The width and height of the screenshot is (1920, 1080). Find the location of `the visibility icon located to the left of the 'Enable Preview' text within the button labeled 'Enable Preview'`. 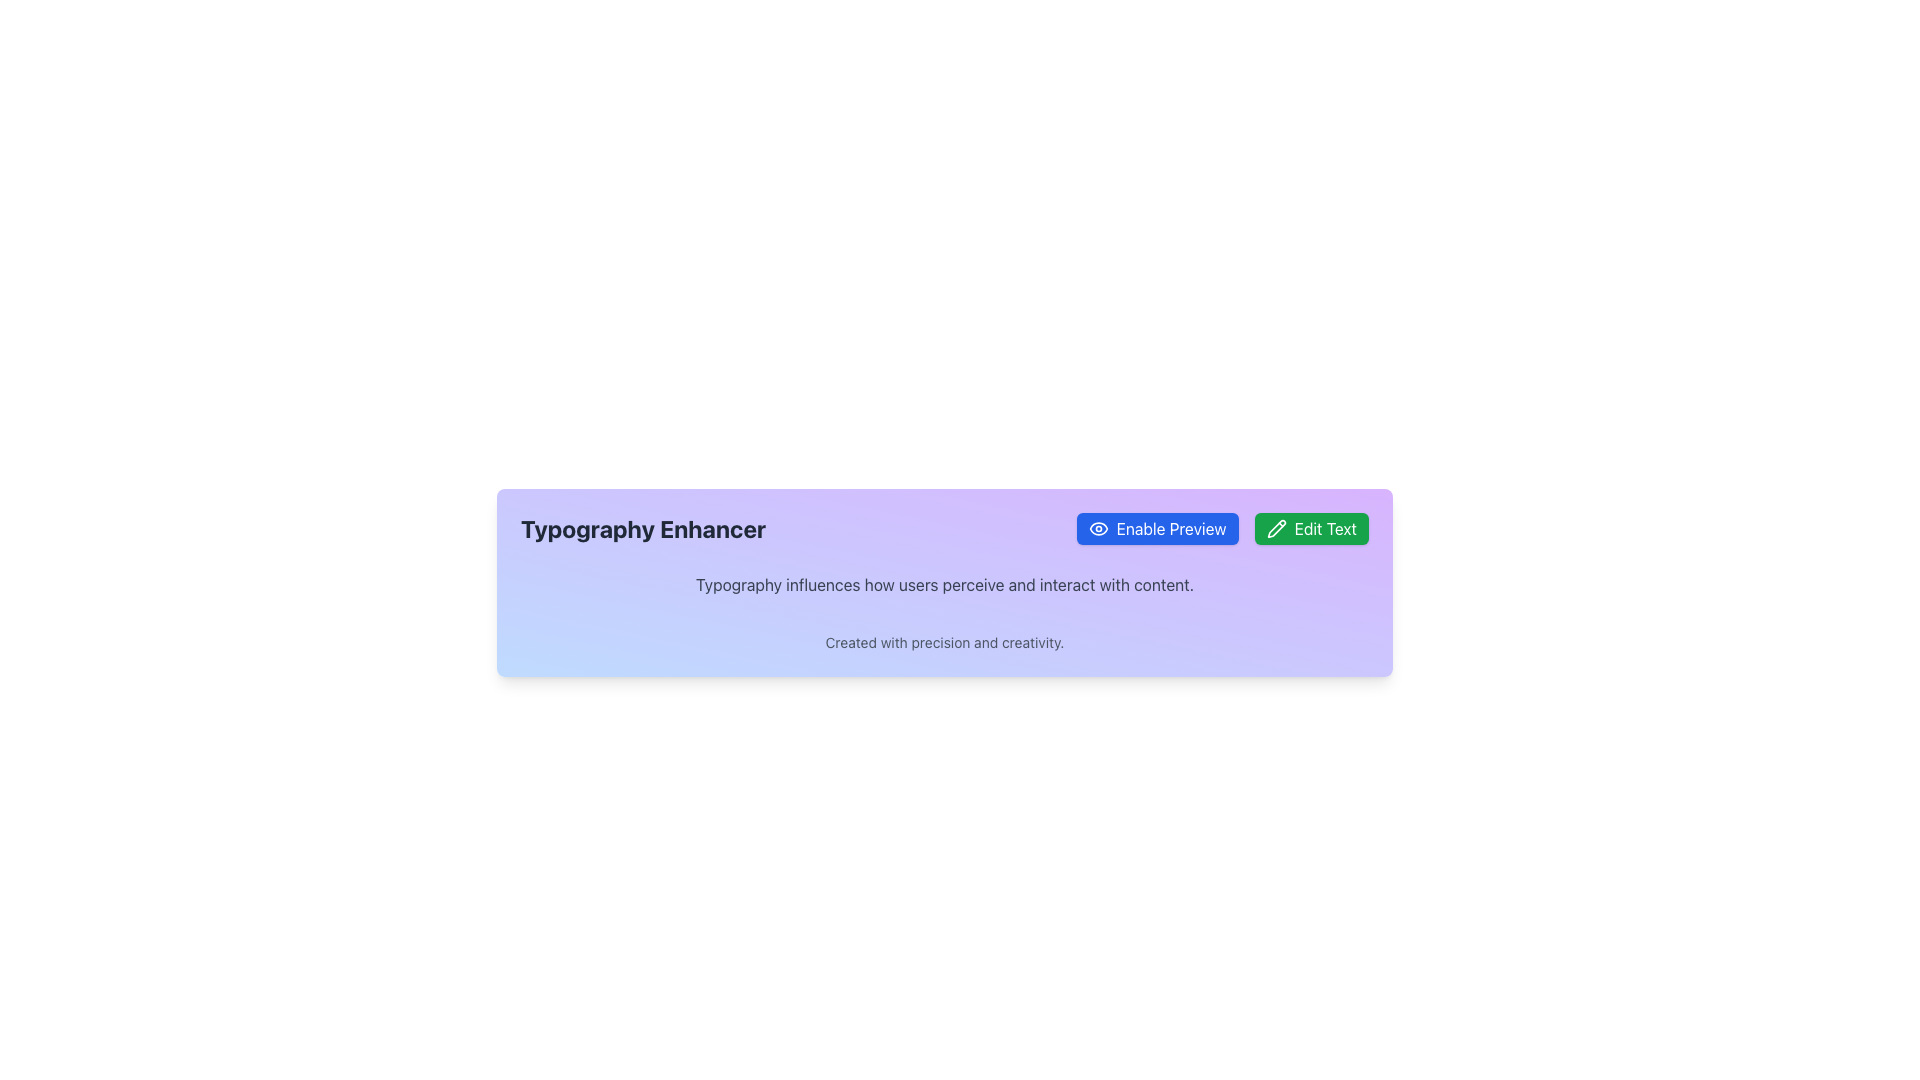

the visibility icon located to the left of the 'Enable Preview' text within the button labeled 'Enable Preview' is located at coordinates (1097, 527).